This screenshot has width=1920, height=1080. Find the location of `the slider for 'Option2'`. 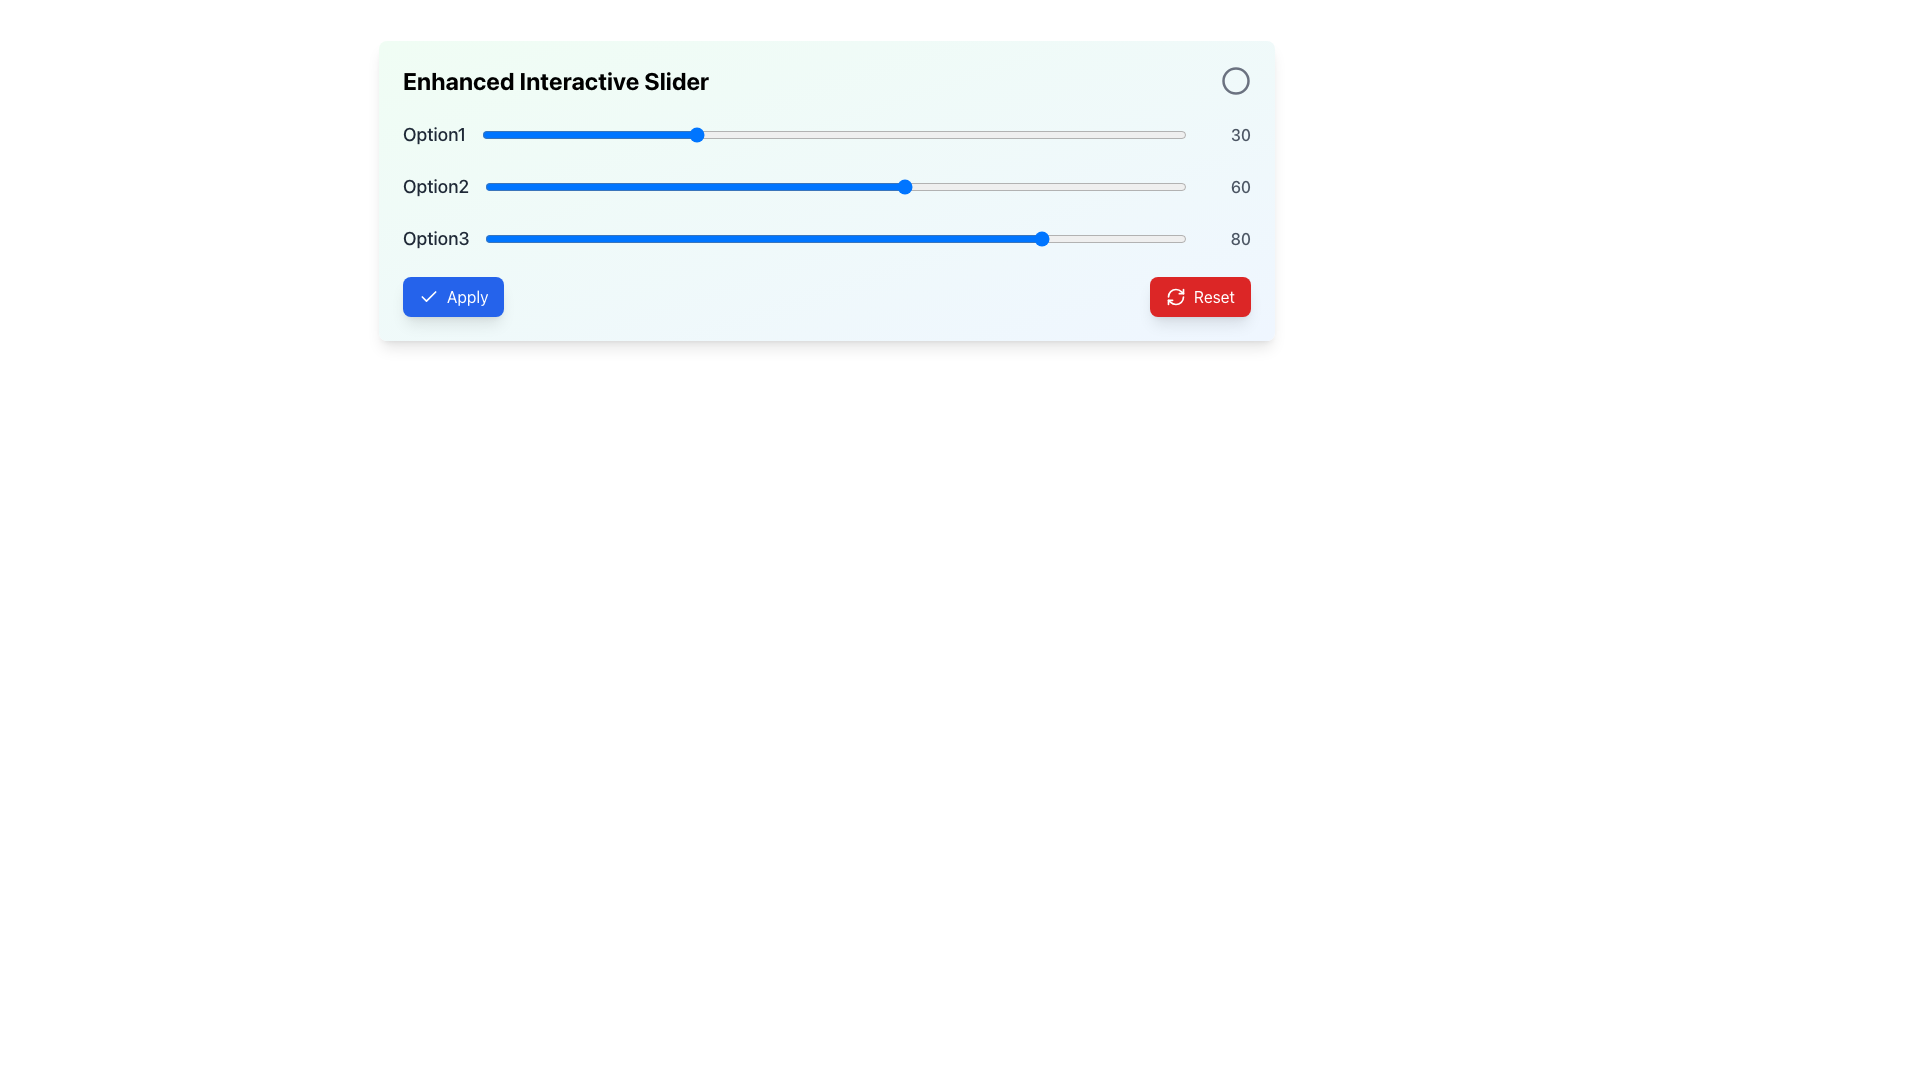

the slider for 'Option2' is located at coordinates (1080, 186).